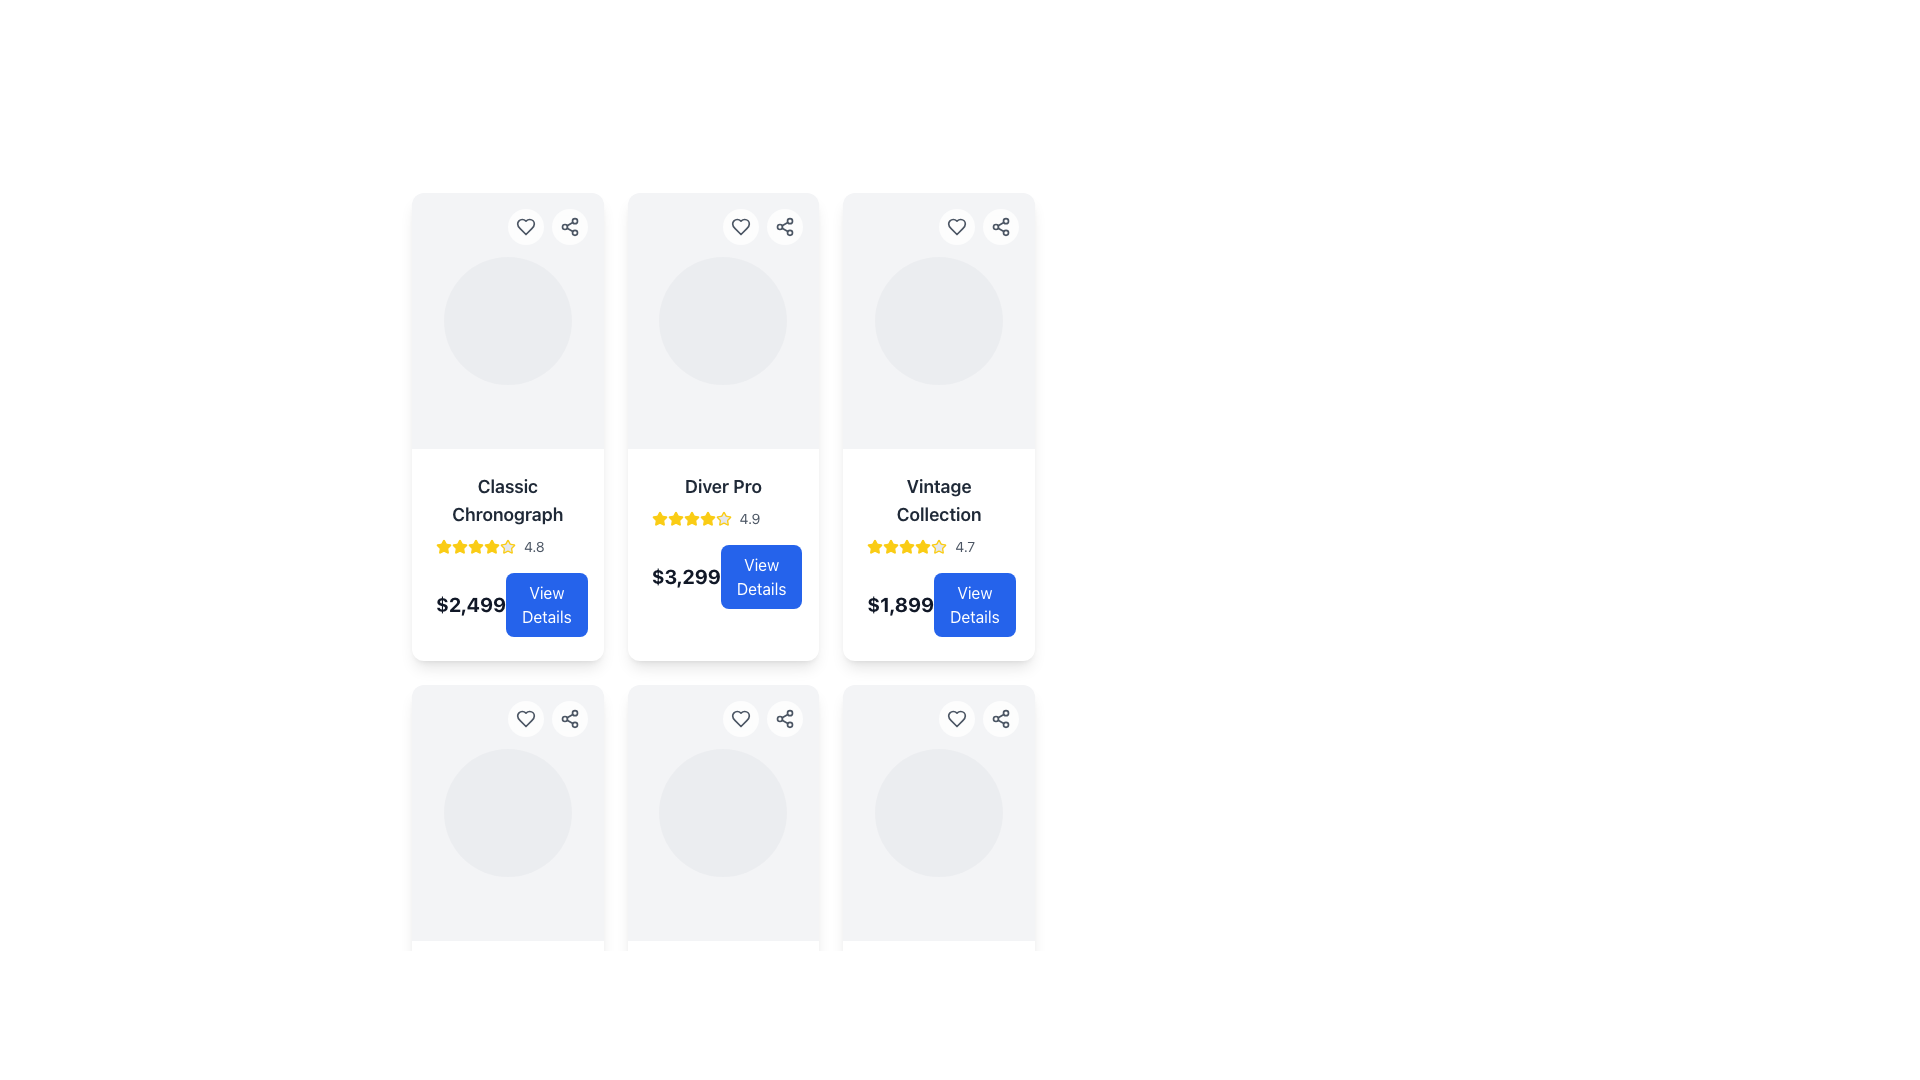  What do you see at coordinates (722, 426) in the screenshot?
I see `the 'Diver Pro' product card, which is the second item in the first row of the grid layout, to potentially reveal more options` at bounding box center [722, 426].